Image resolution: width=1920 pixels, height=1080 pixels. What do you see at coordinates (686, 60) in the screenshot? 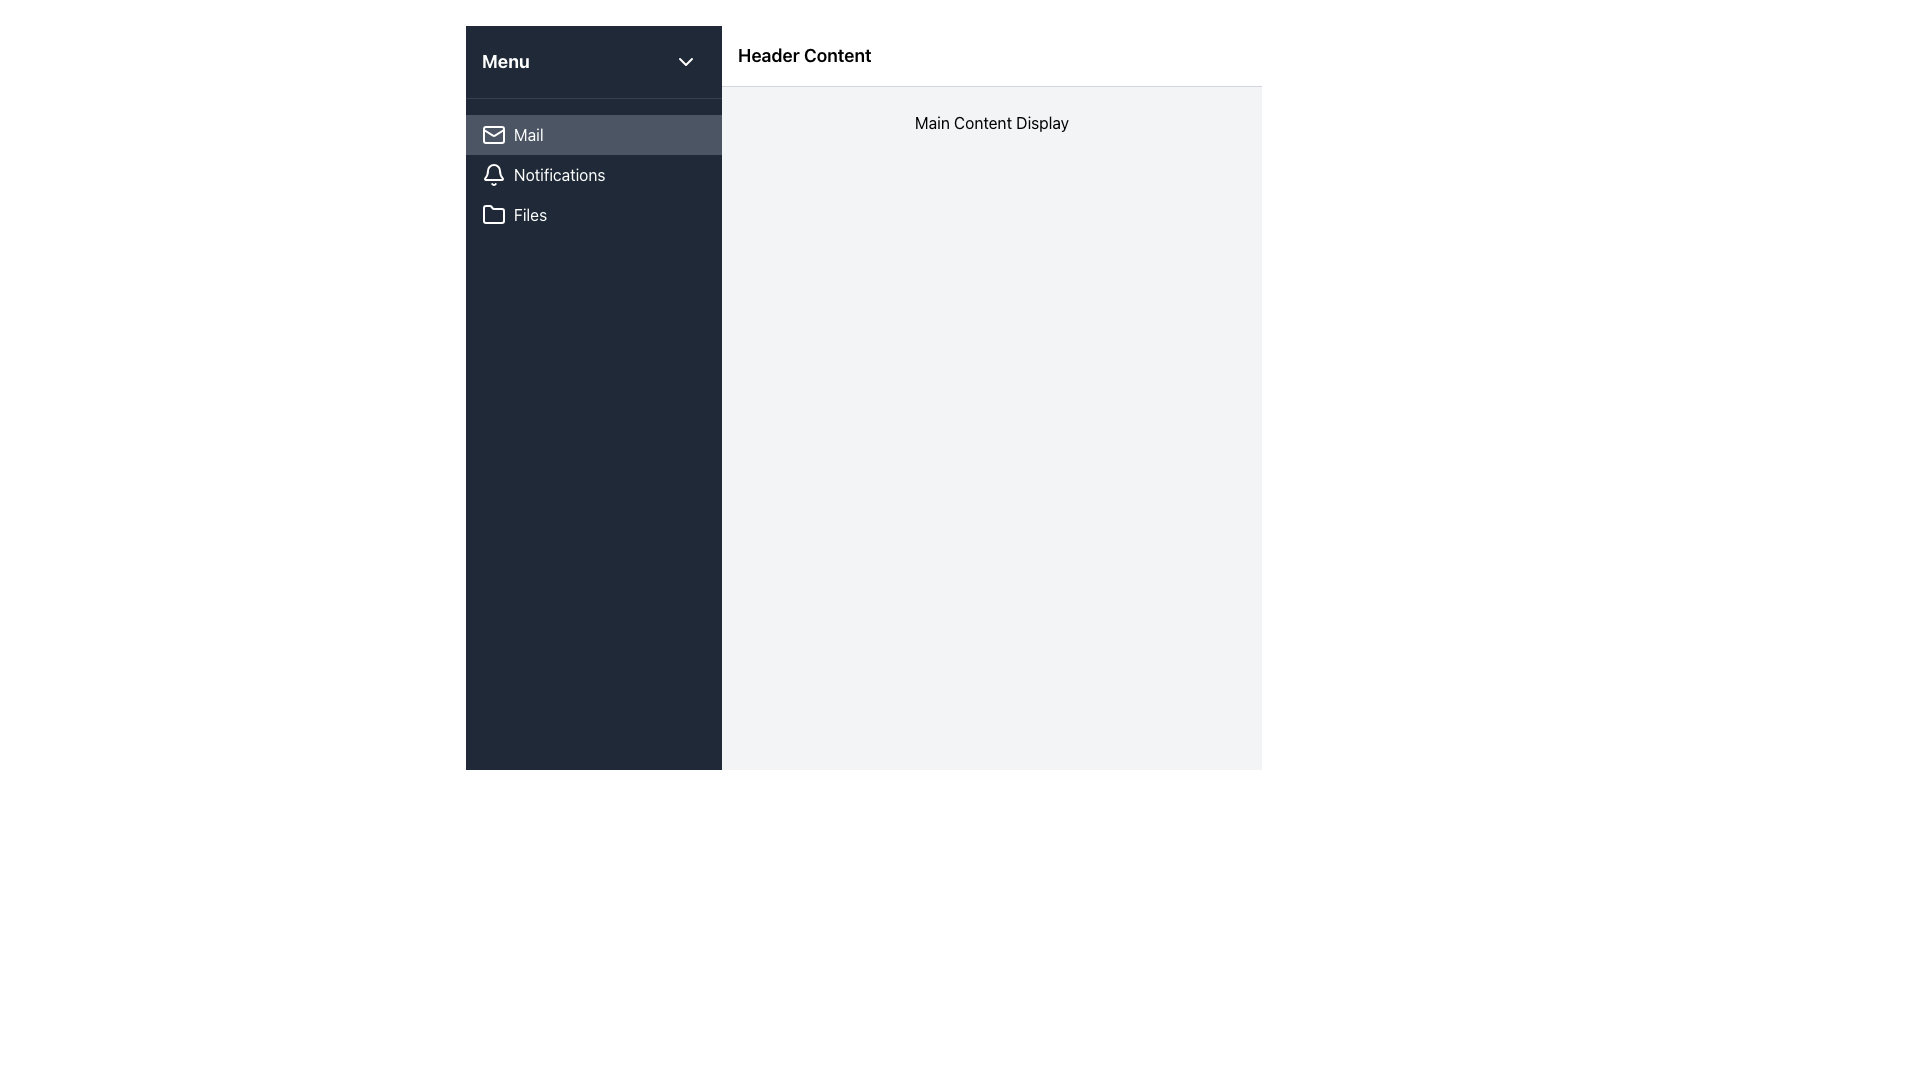
I see `the toggle button icon with a downward-pointing chevron located in the top-right corner of the 'Menu' header section` at bounding box center [686, 60].